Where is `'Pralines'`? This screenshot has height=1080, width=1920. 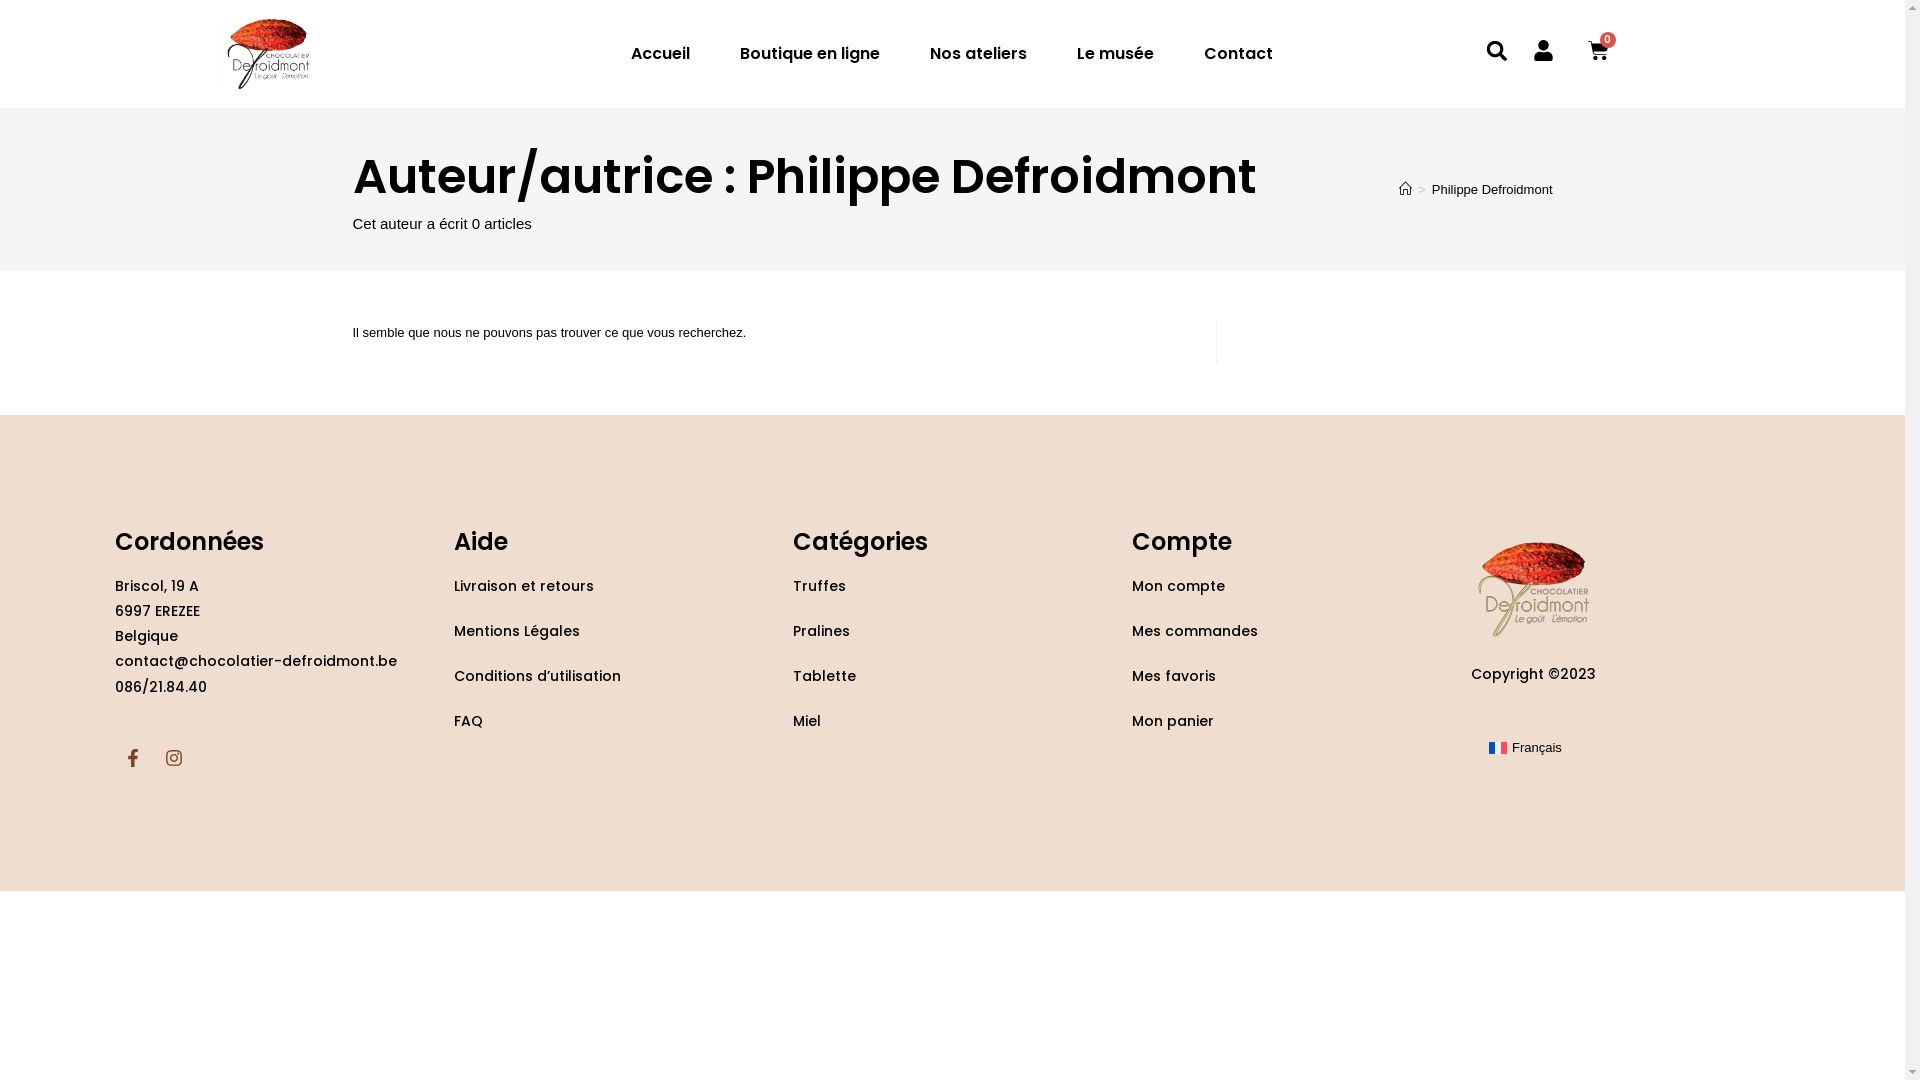
'Pralines' is located at coordinates (791, 631).